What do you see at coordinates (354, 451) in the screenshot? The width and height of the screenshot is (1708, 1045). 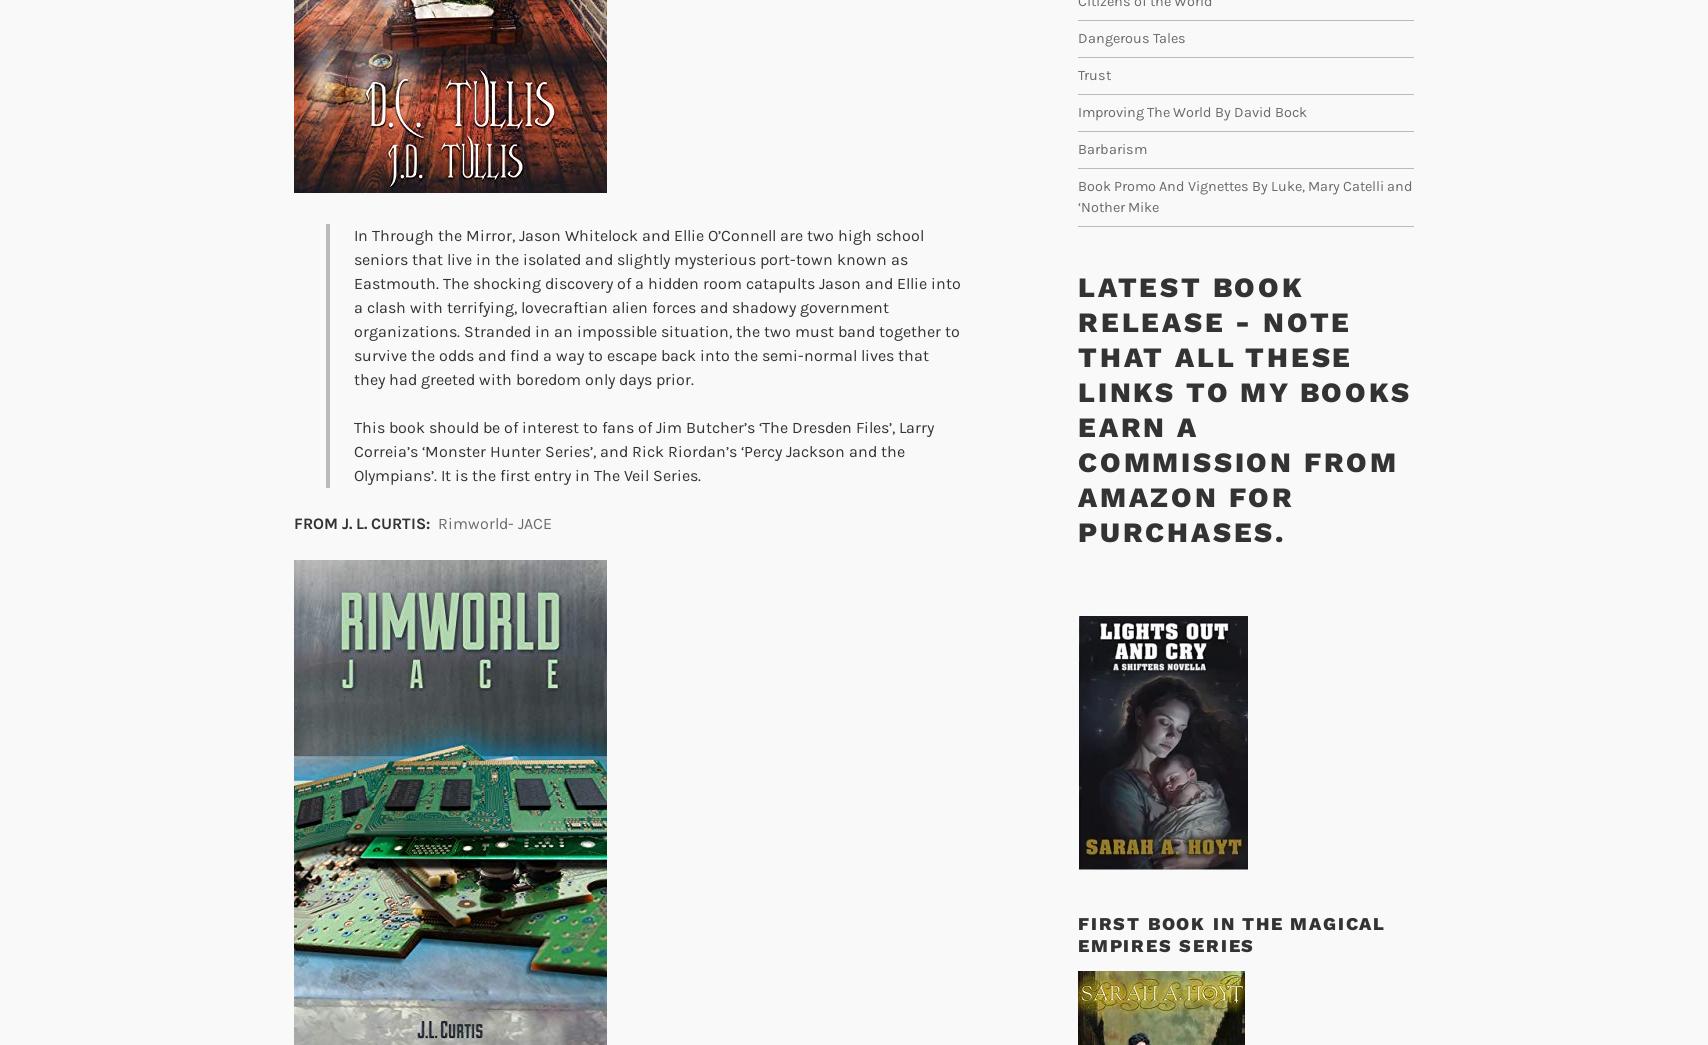 I see `'This book should be of interest to fans of Jim Butcher’s ‘The Dresden Files’, Larry Correia’s ‘Monster Hunter Series’, and Rick Riordan’s ‘Percy Jackson and the Olympians’. It is the first entry in The Veil Series.'` at bounding box center [354, 451].